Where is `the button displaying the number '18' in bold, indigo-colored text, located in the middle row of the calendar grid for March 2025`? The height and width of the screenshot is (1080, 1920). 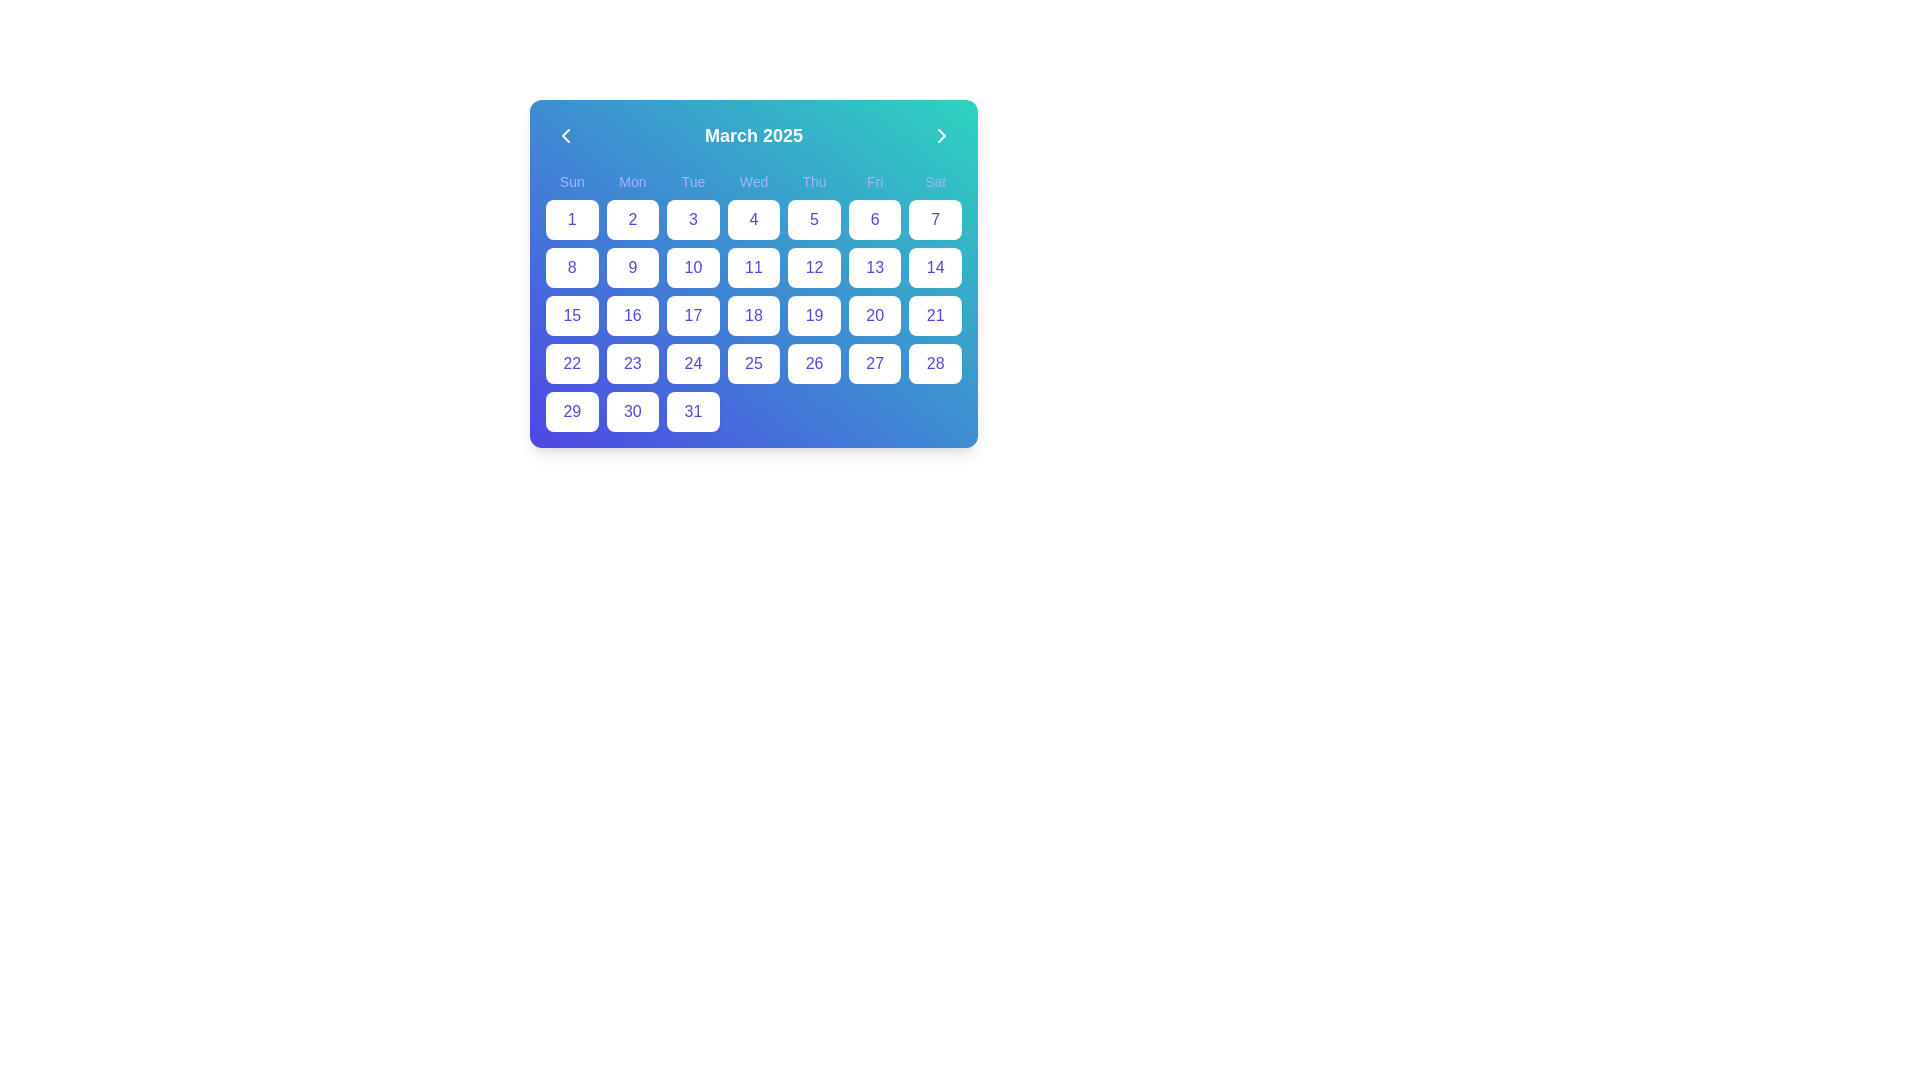
the button displaying the number '18' in bold, indigo-colored text, located in the middle row of the calendar grid for March 2025 is located at coordinates (752, 315).